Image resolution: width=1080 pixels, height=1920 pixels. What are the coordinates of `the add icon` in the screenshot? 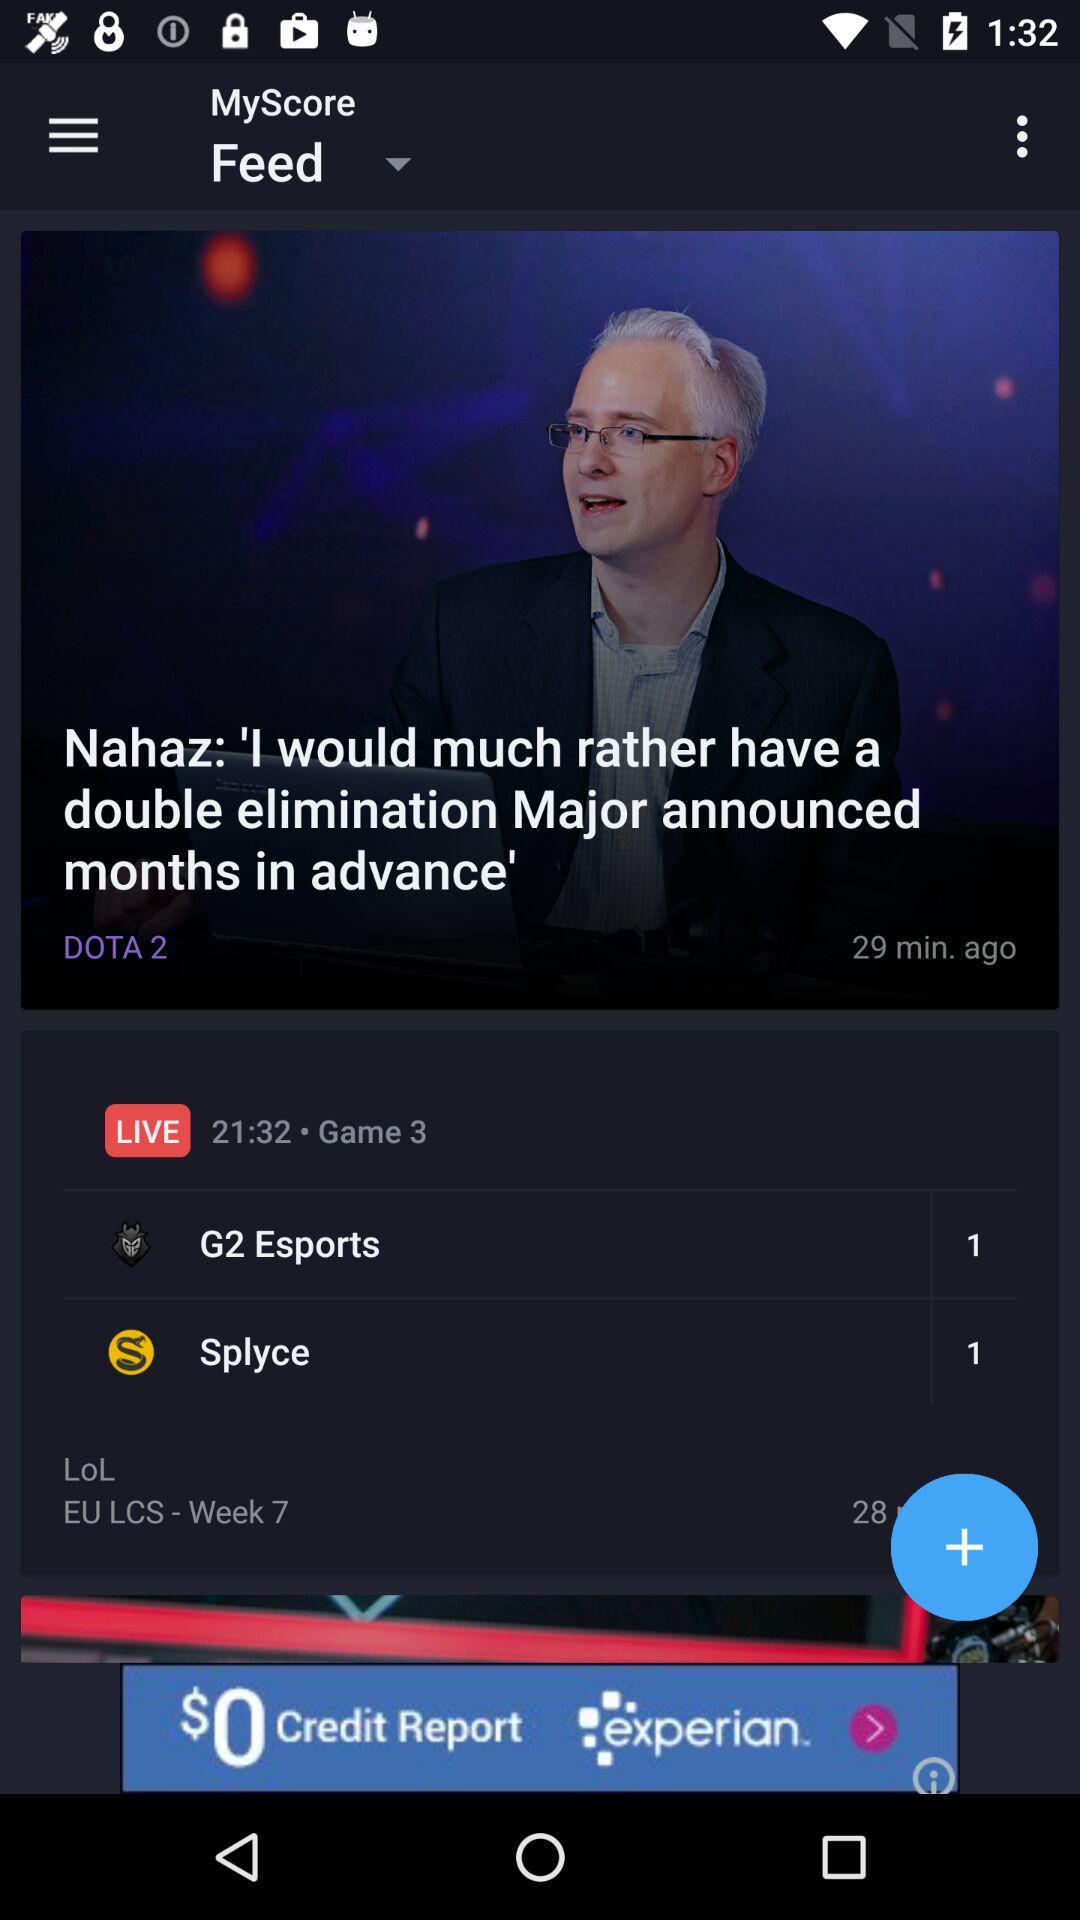 It's located at (963, 1546).